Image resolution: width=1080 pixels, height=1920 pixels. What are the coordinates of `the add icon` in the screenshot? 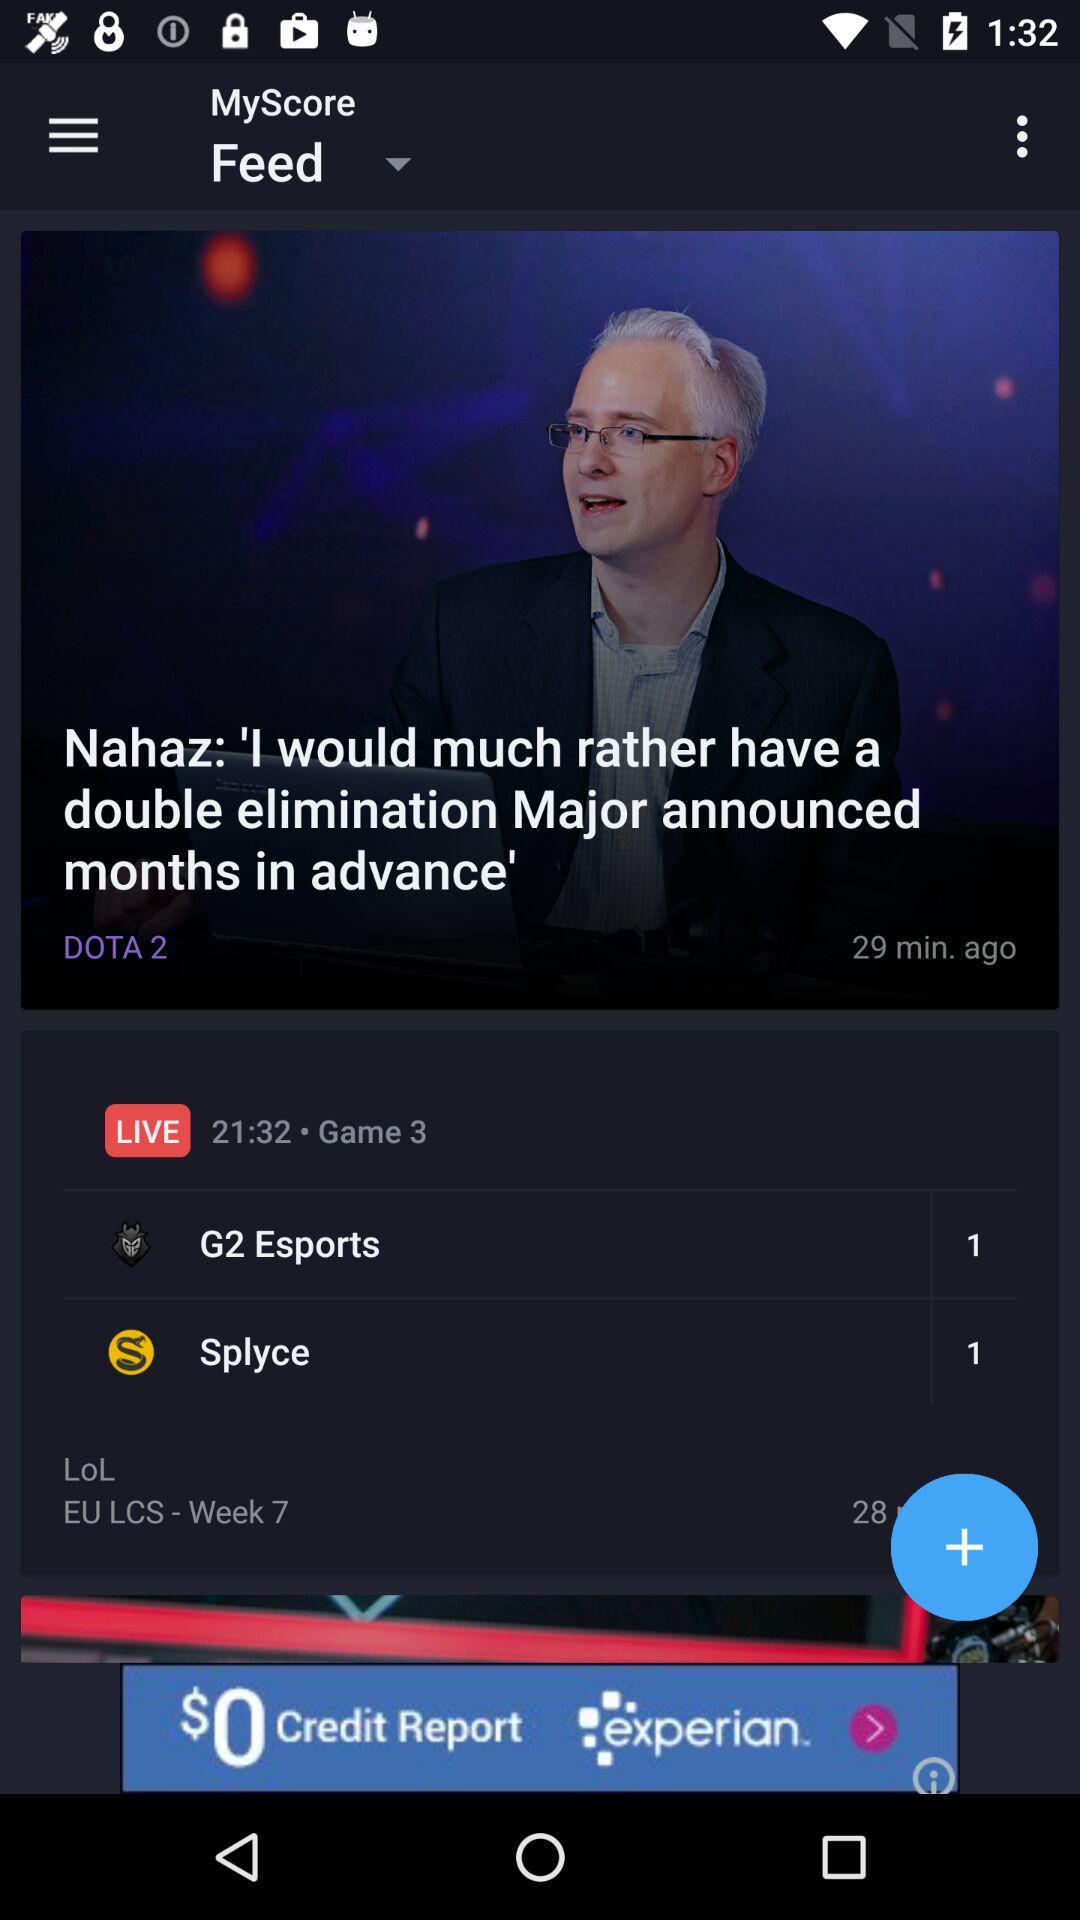 It's located at (963, 1546).